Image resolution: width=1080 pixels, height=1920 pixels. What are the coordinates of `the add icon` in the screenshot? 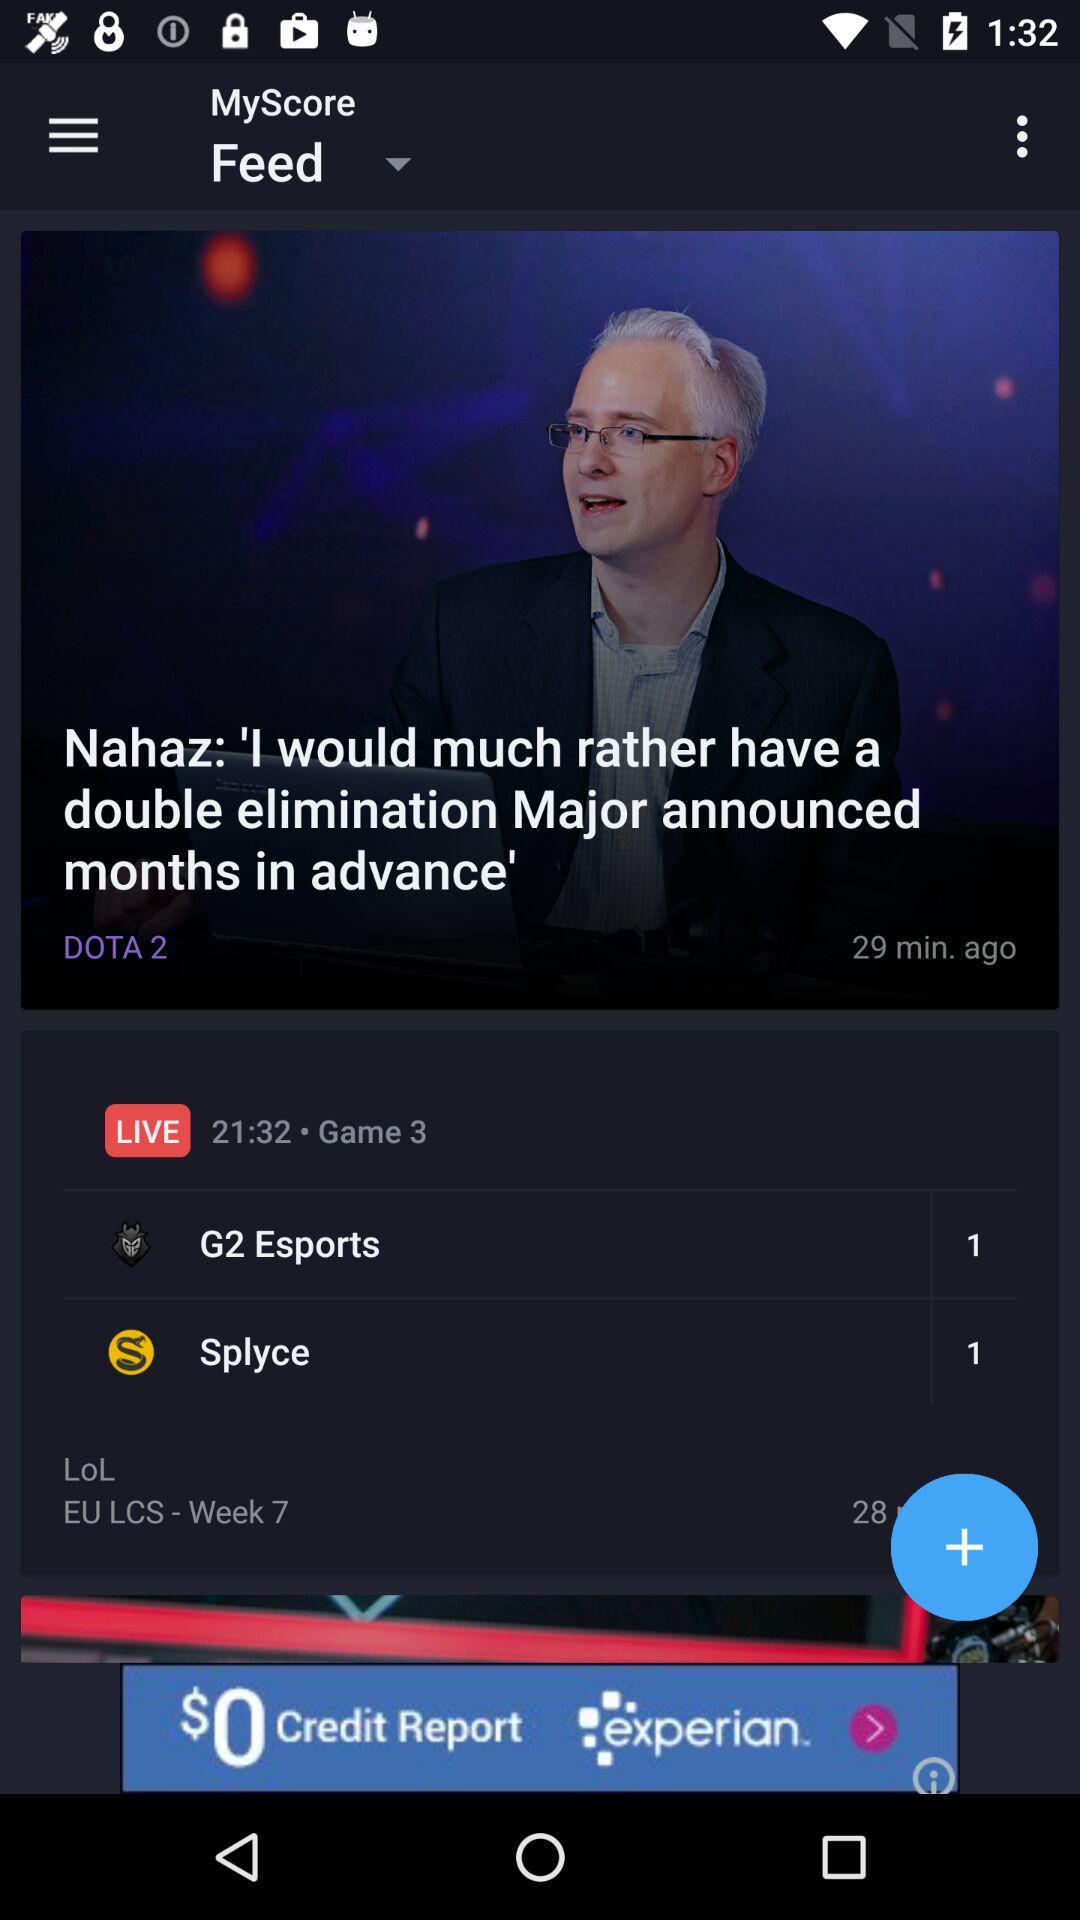 It's located at (963, 1546).